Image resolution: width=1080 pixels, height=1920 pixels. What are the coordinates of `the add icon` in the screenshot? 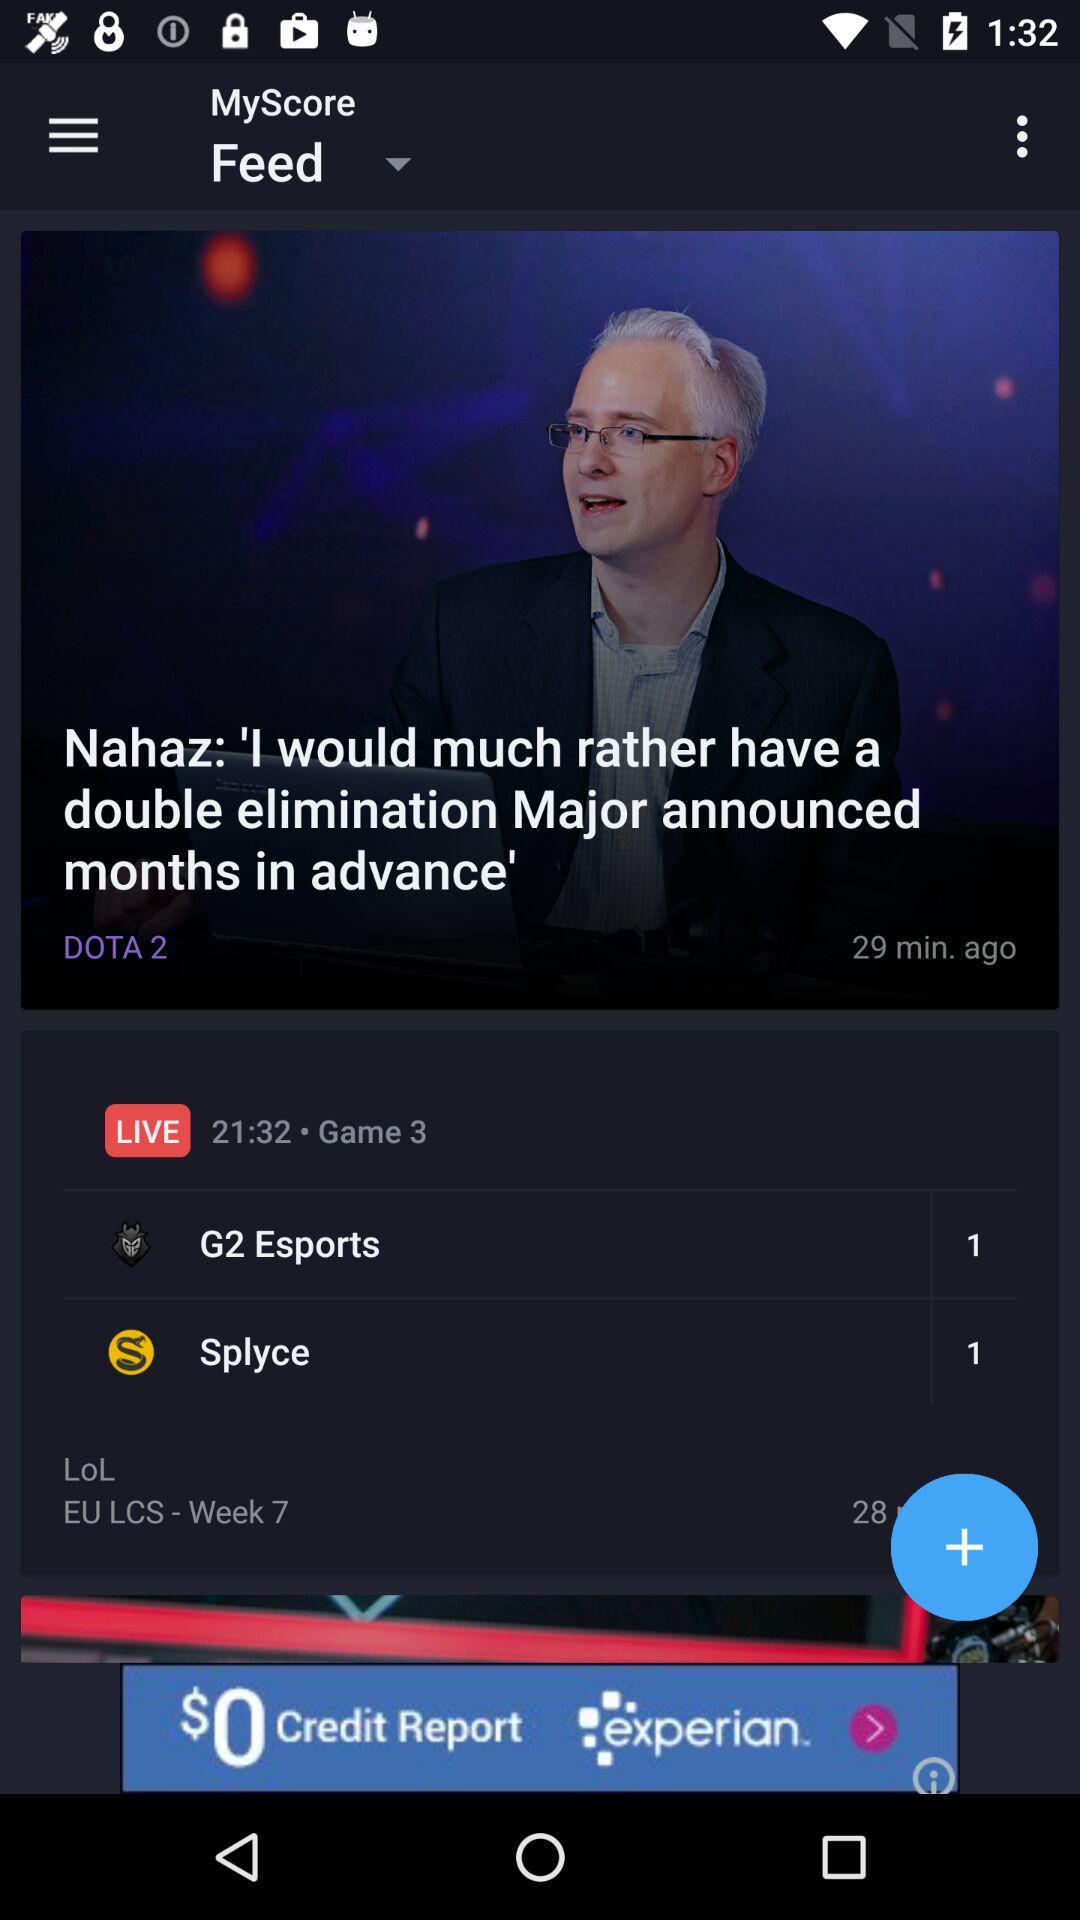 It's located at (963, 1546).